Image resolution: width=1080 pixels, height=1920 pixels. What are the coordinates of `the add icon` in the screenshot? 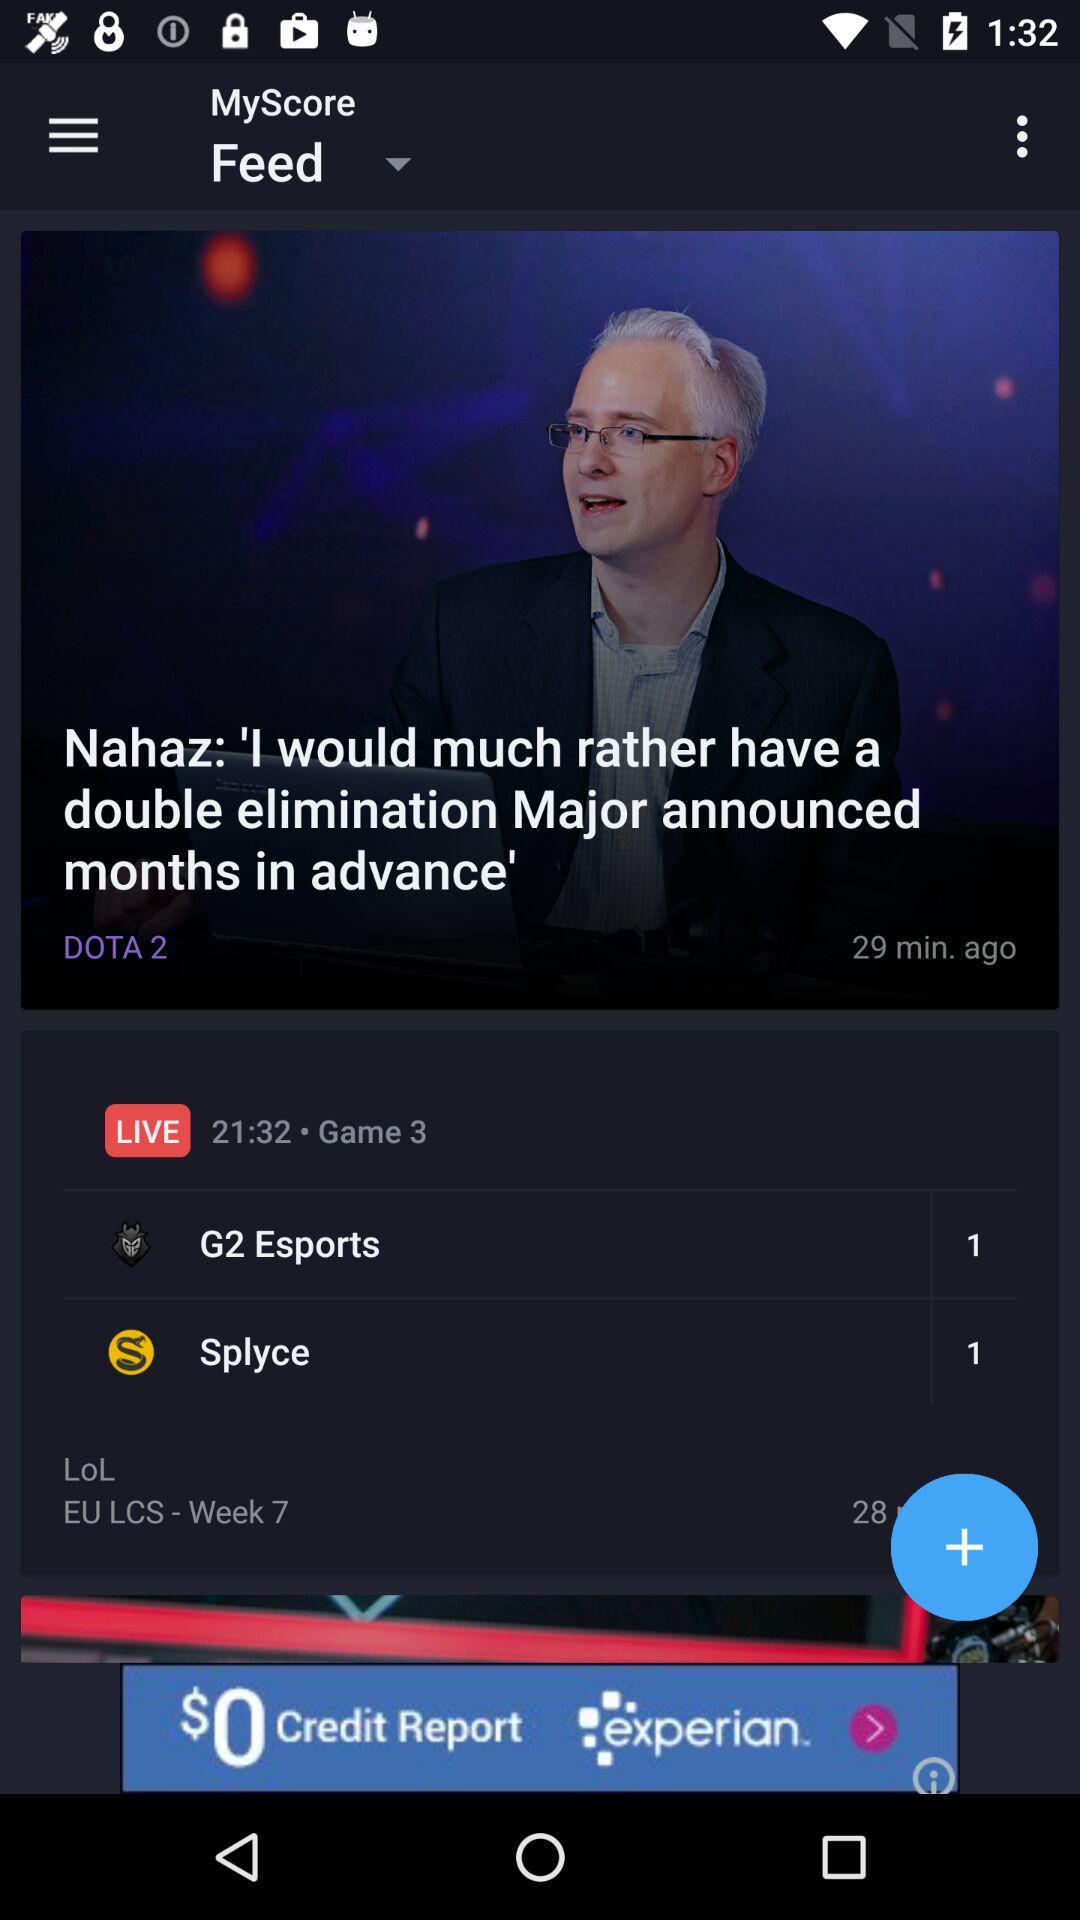 It's located at (963, 1546).